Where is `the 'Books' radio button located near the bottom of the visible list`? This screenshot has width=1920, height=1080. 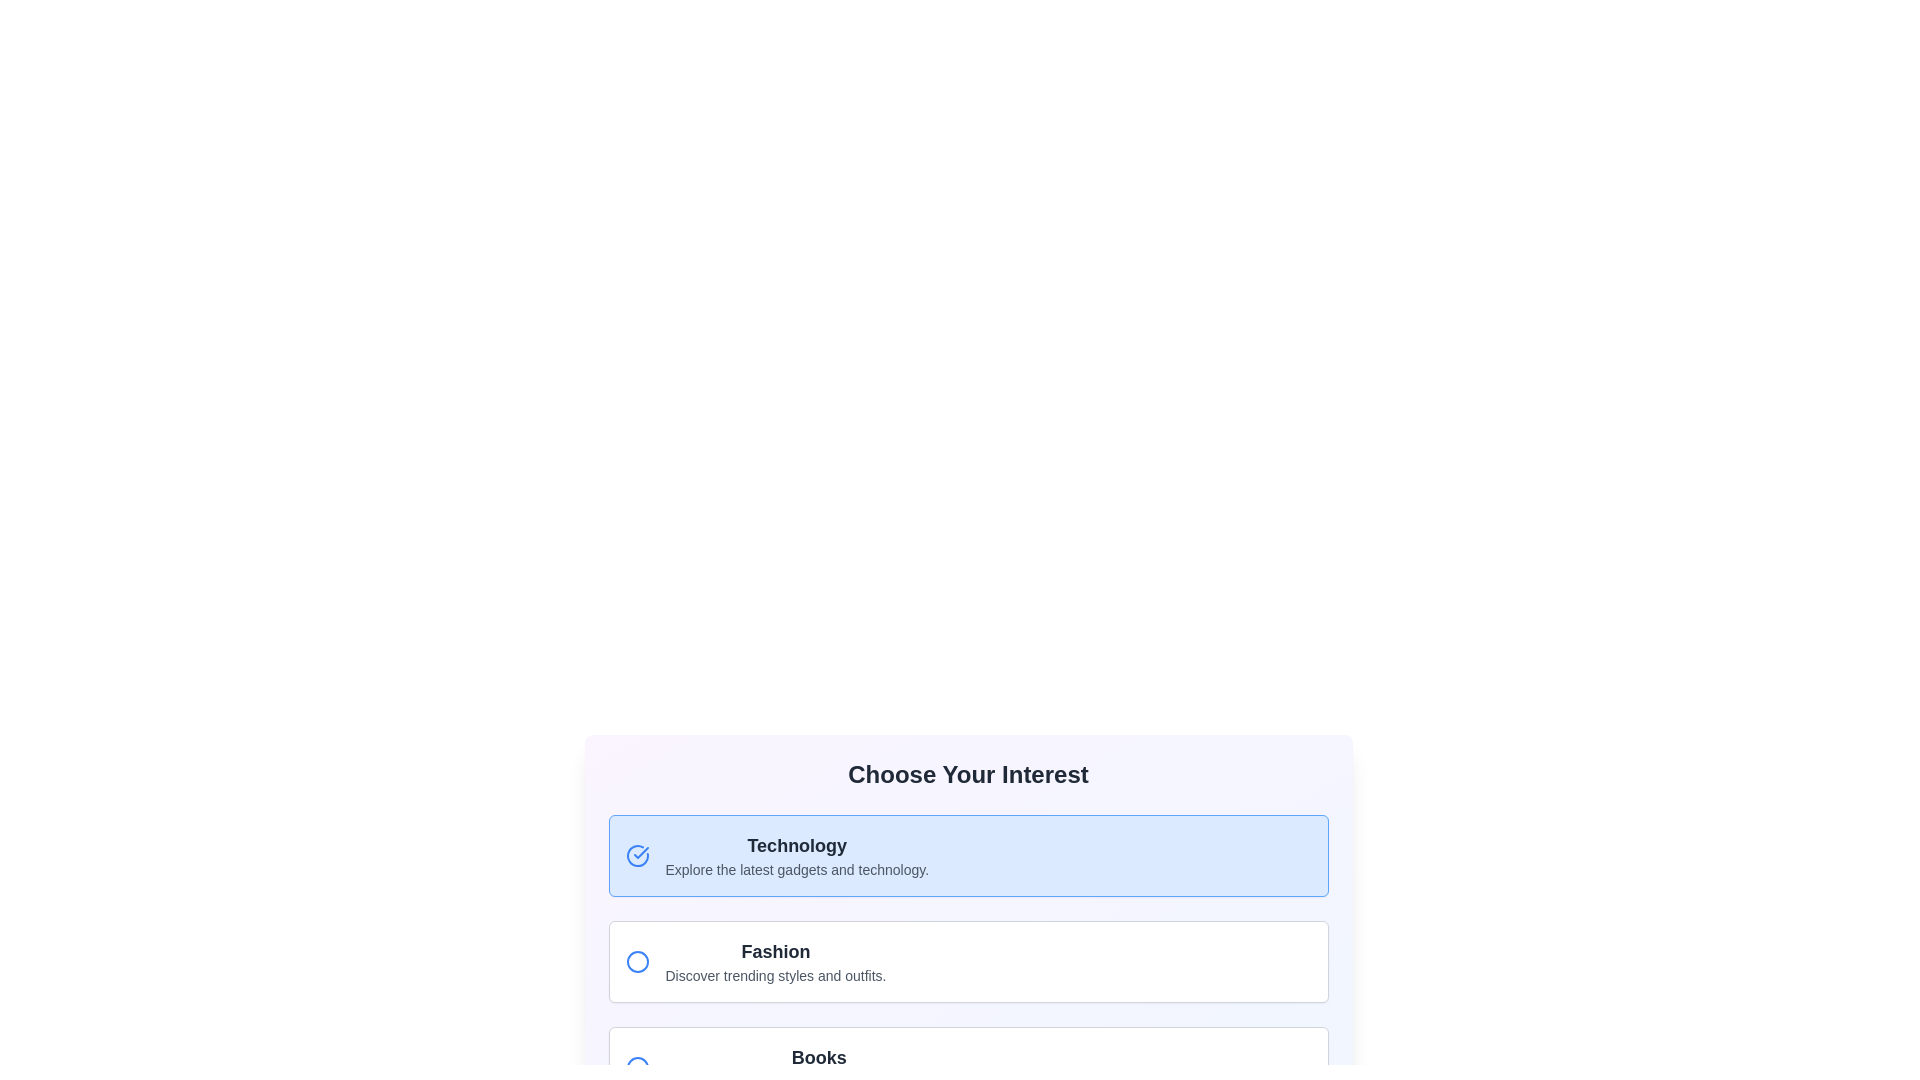
the 'Books' radio button located near the bottom of the visible list is located at coordinates (636, 1067).